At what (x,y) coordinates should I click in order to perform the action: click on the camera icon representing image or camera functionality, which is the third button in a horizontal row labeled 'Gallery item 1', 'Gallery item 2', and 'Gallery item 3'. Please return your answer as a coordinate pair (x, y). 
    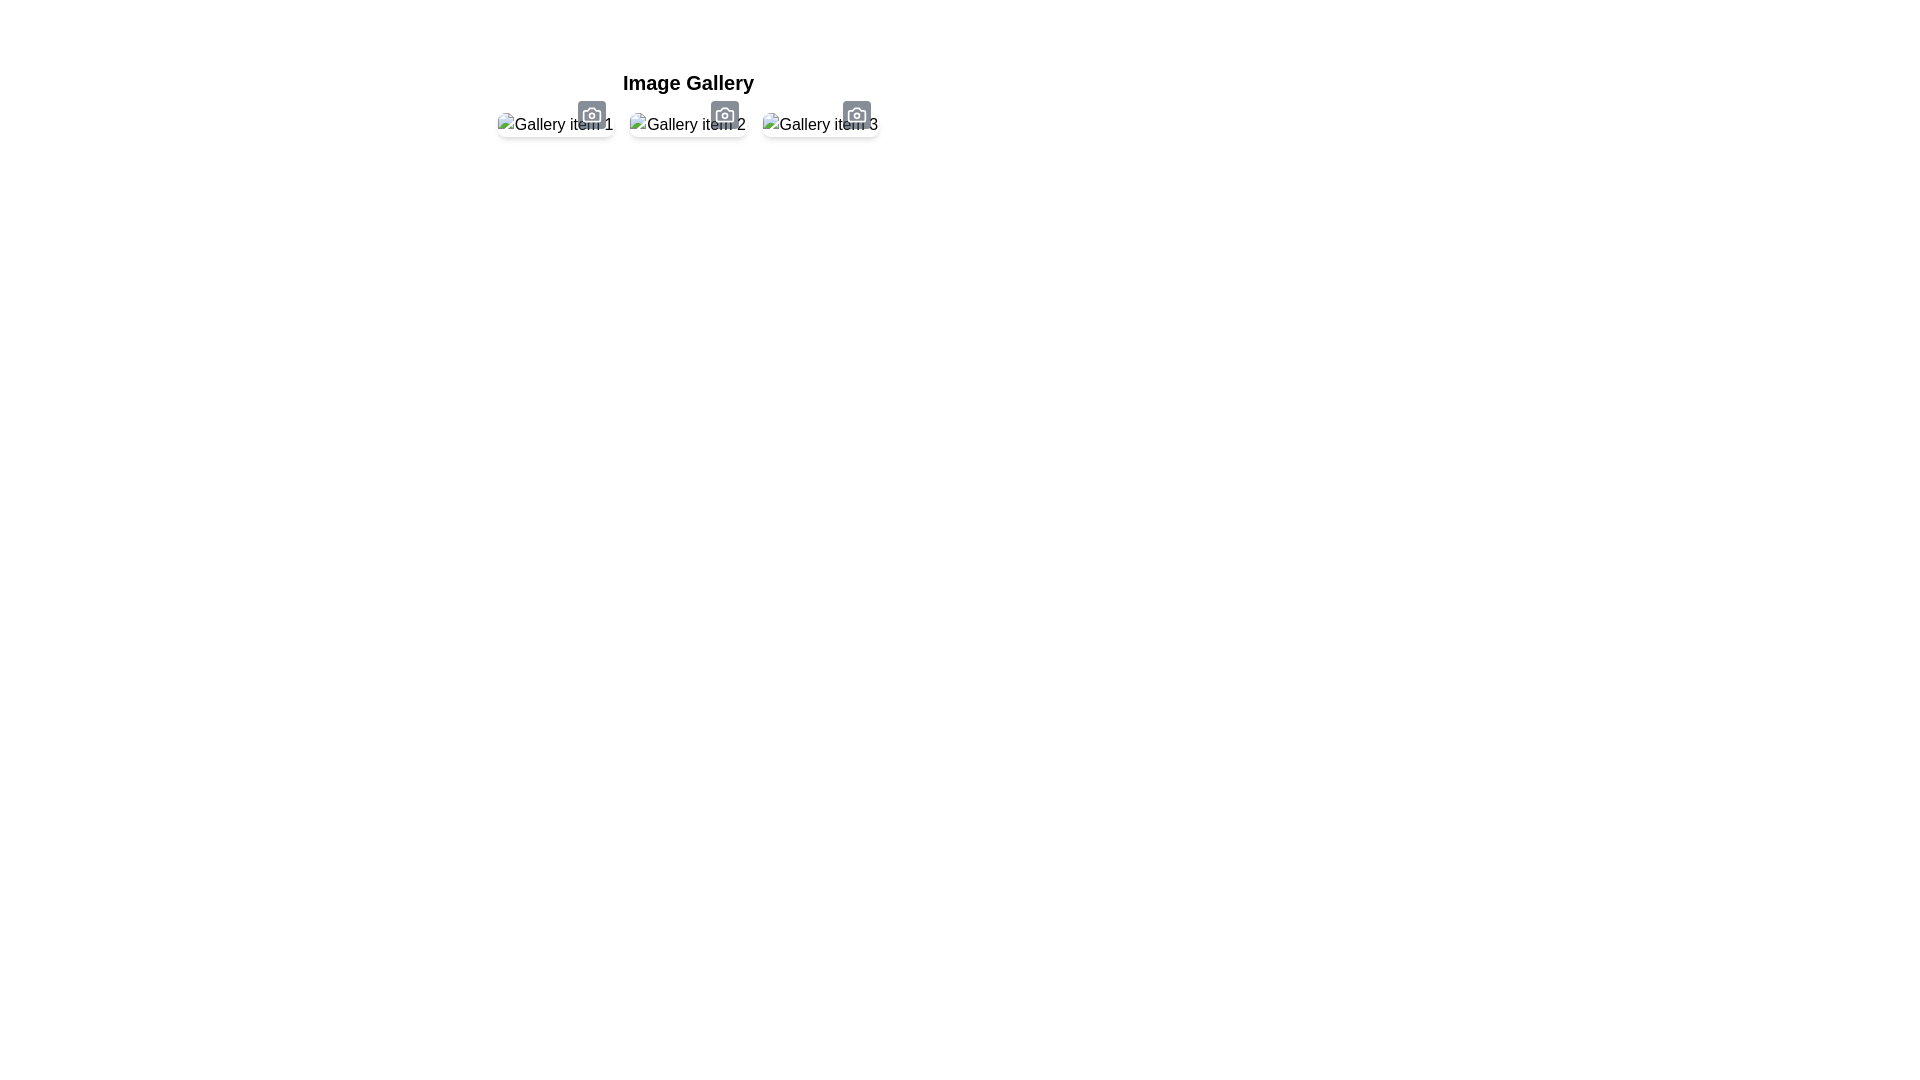
    Looking at the image, I should click on (857, 115).